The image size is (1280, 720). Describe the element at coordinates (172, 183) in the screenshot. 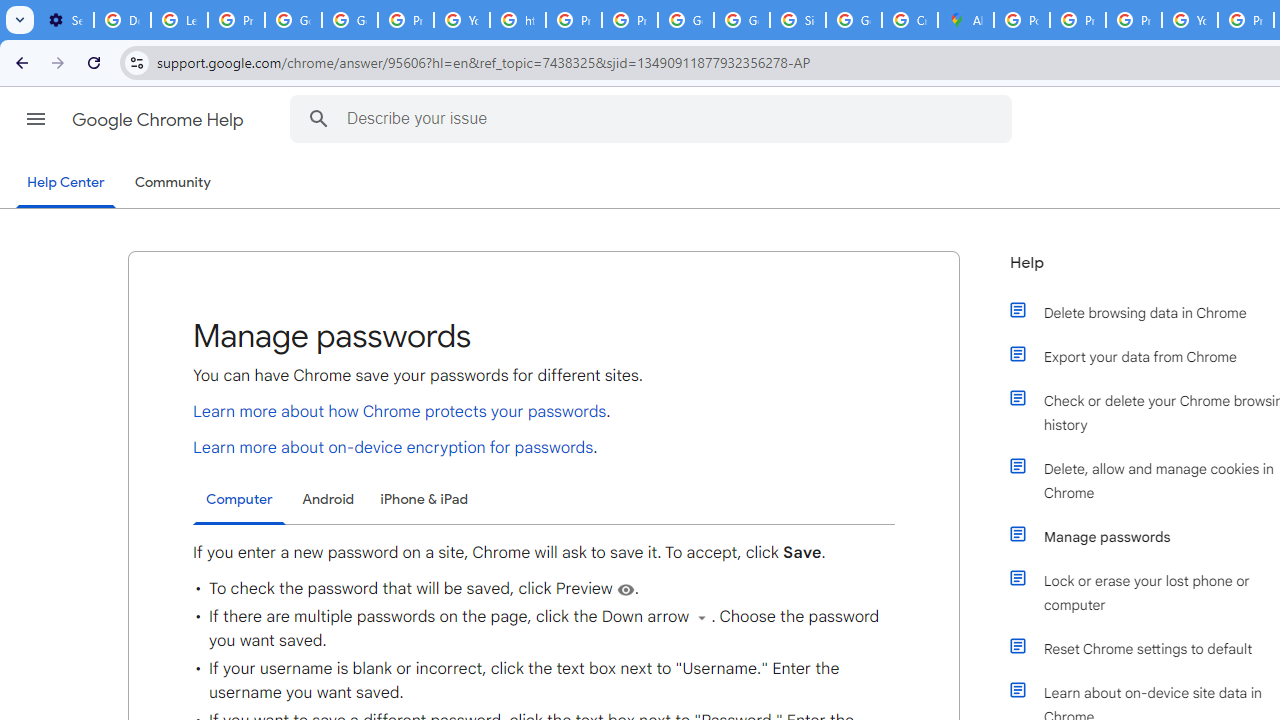

I see `'Community'` at that location.